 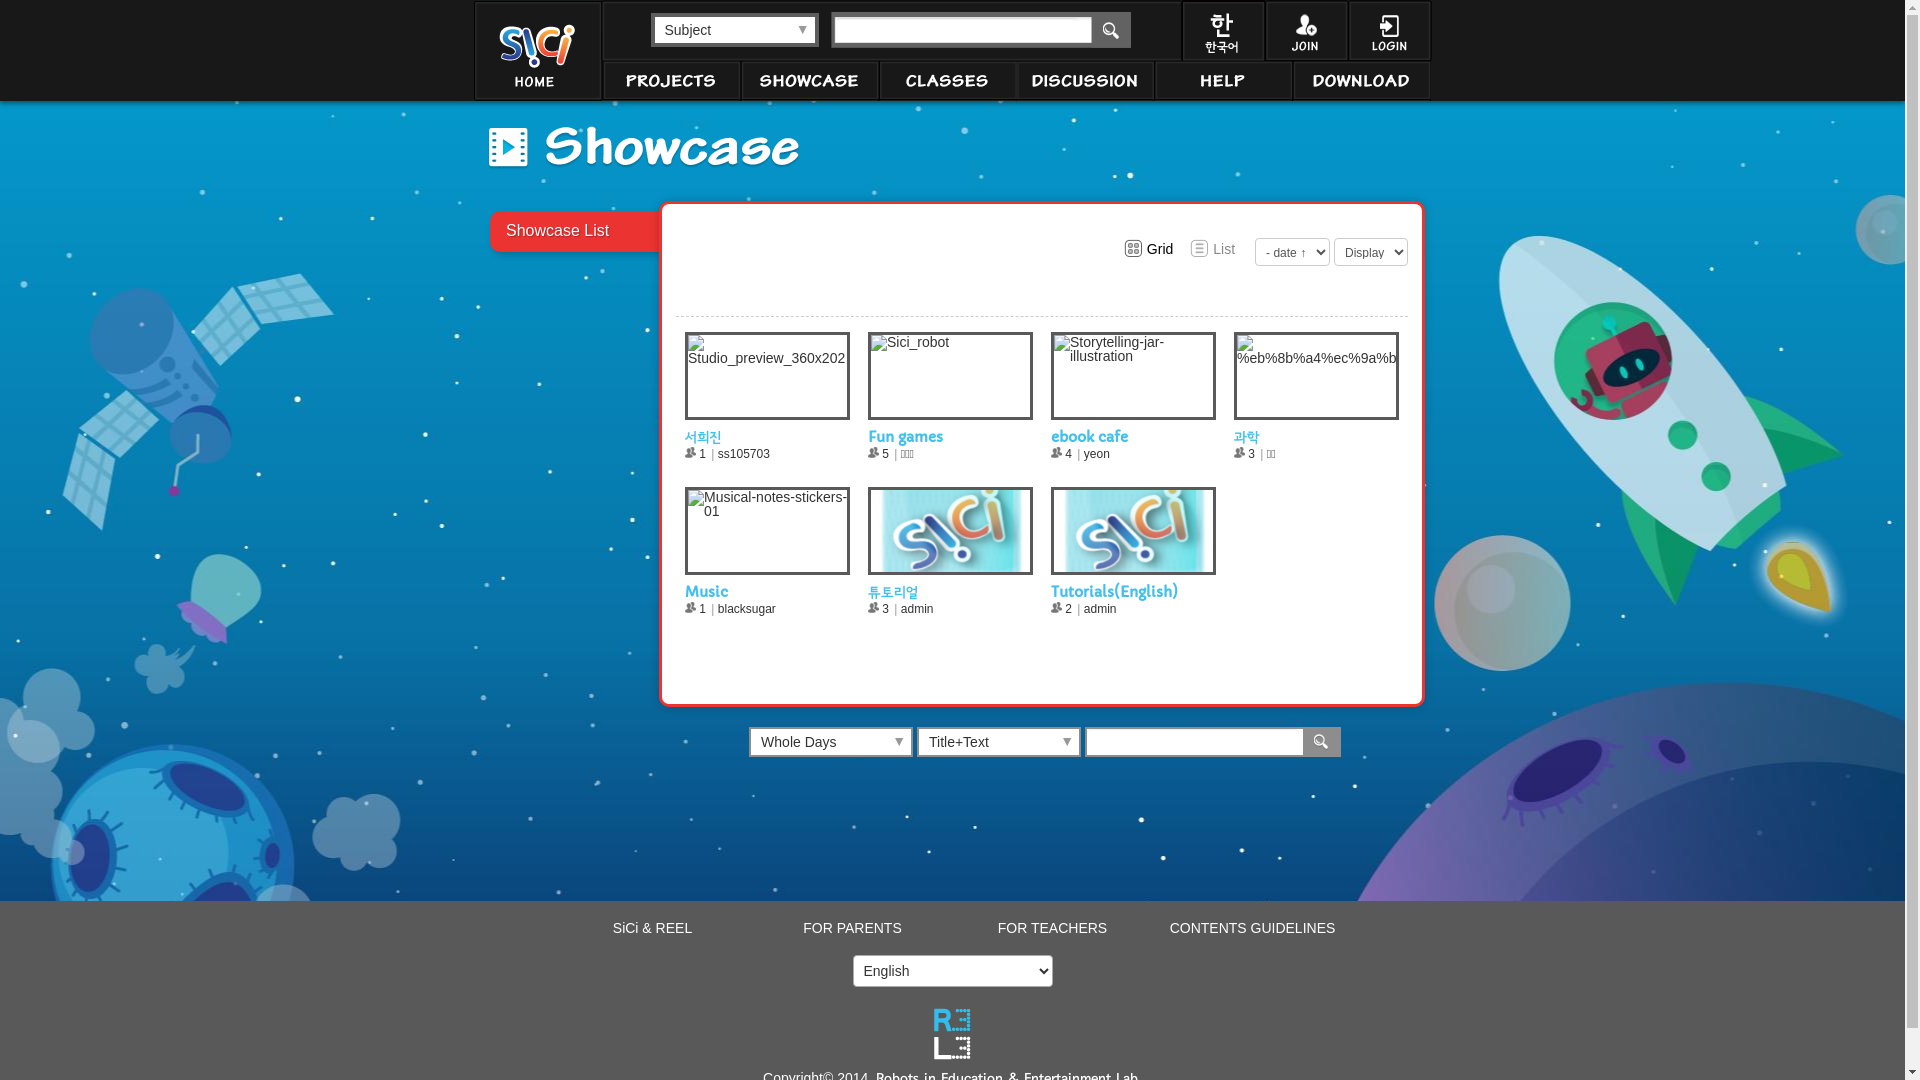 I want to click on 'Classes', so click(x=945, y=80).